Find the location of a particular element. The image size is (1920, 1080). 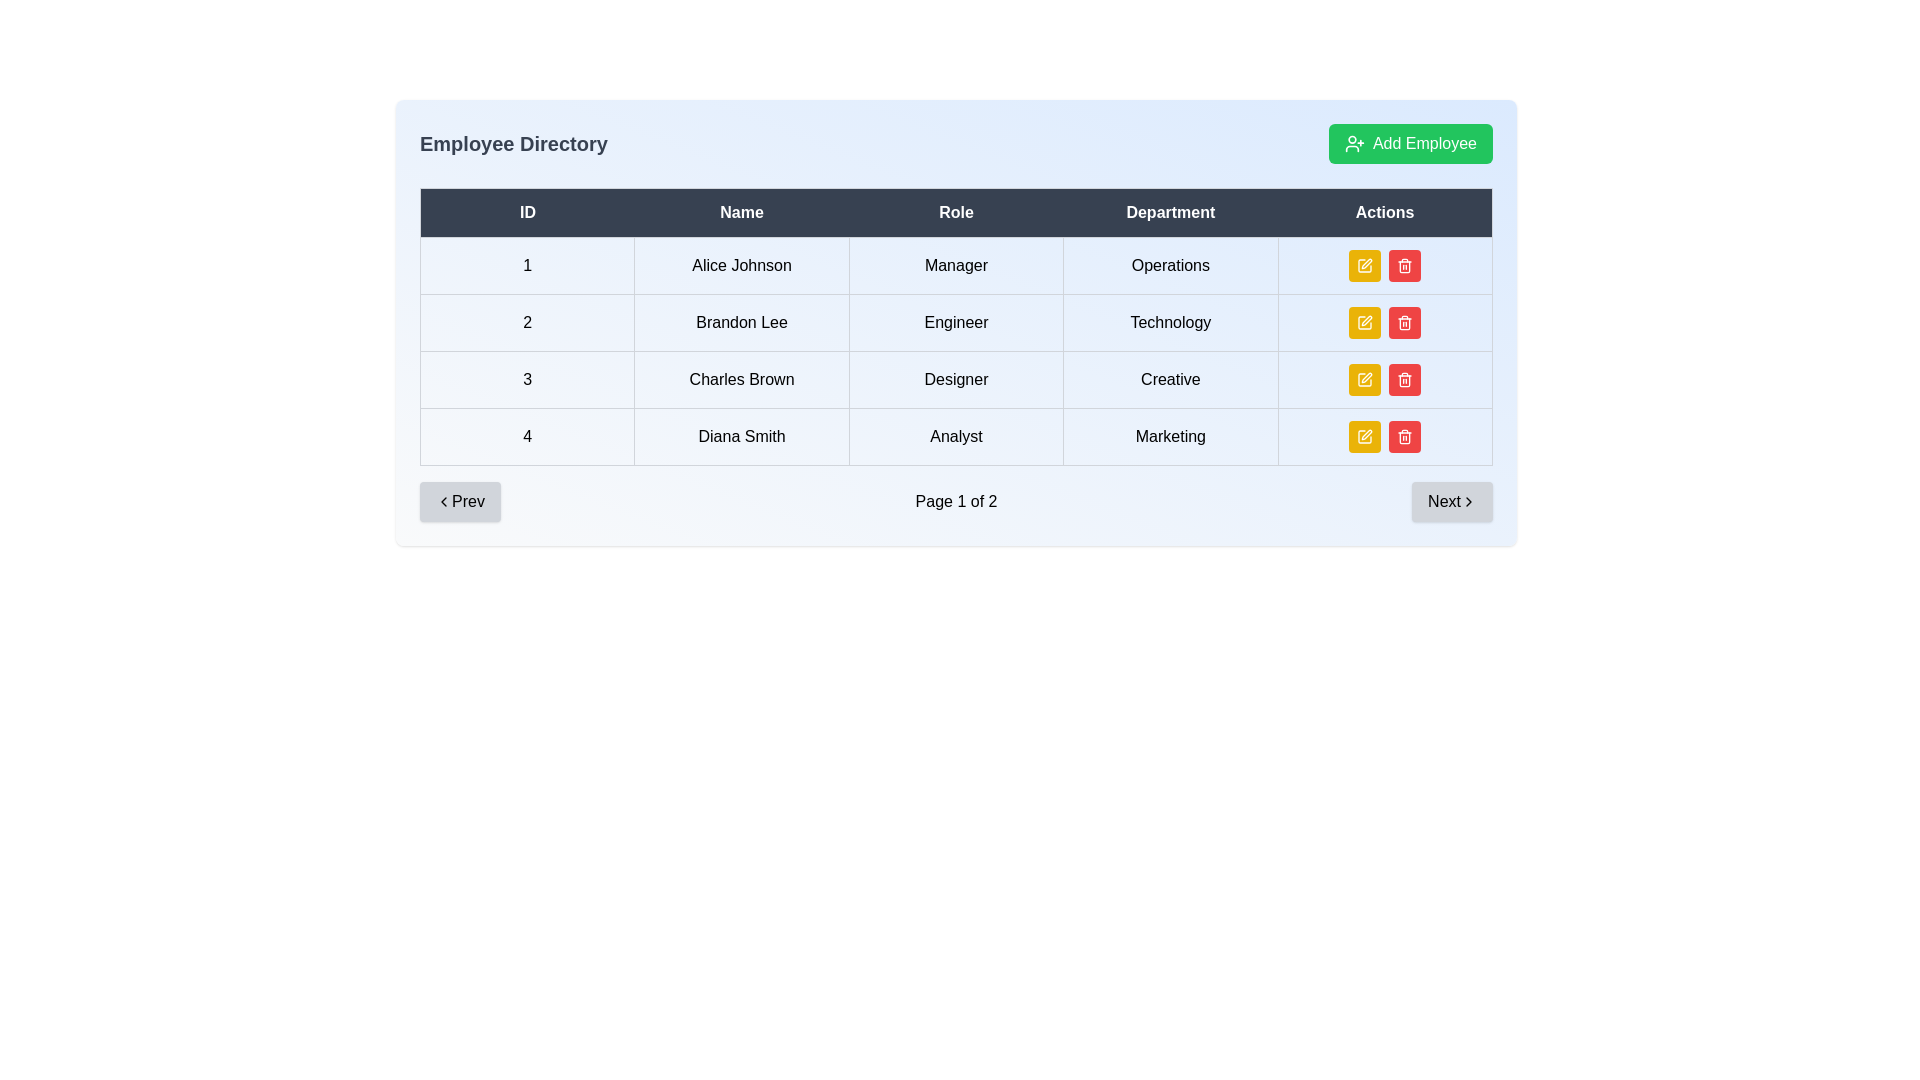

text label displaying 'Manager' located in the third cell of the first row under the 'Role' column of the employee directory table is located at coordinates (955, 265).